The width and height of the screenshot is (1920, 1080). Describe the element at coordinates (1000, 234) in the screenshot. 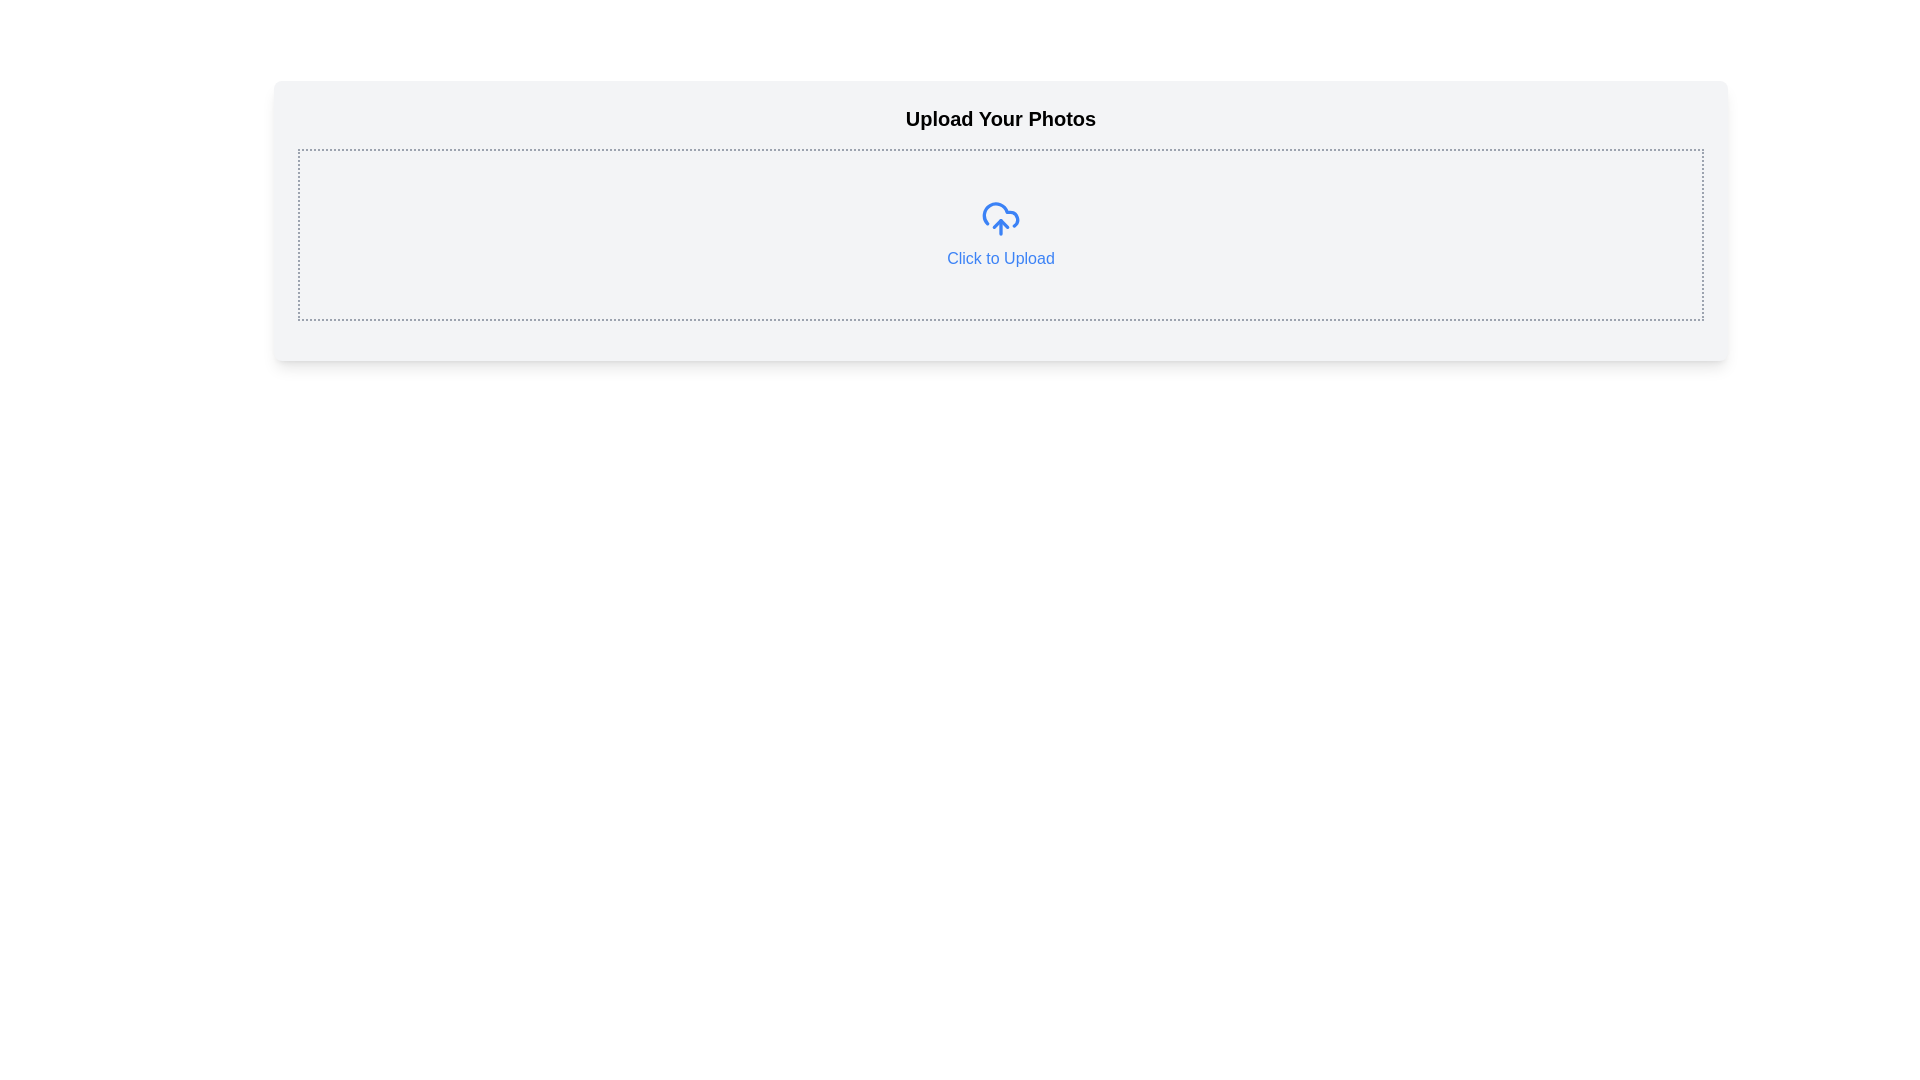

I see `the blue cloud upload icon with the text 'Click to Upload'` at that location.